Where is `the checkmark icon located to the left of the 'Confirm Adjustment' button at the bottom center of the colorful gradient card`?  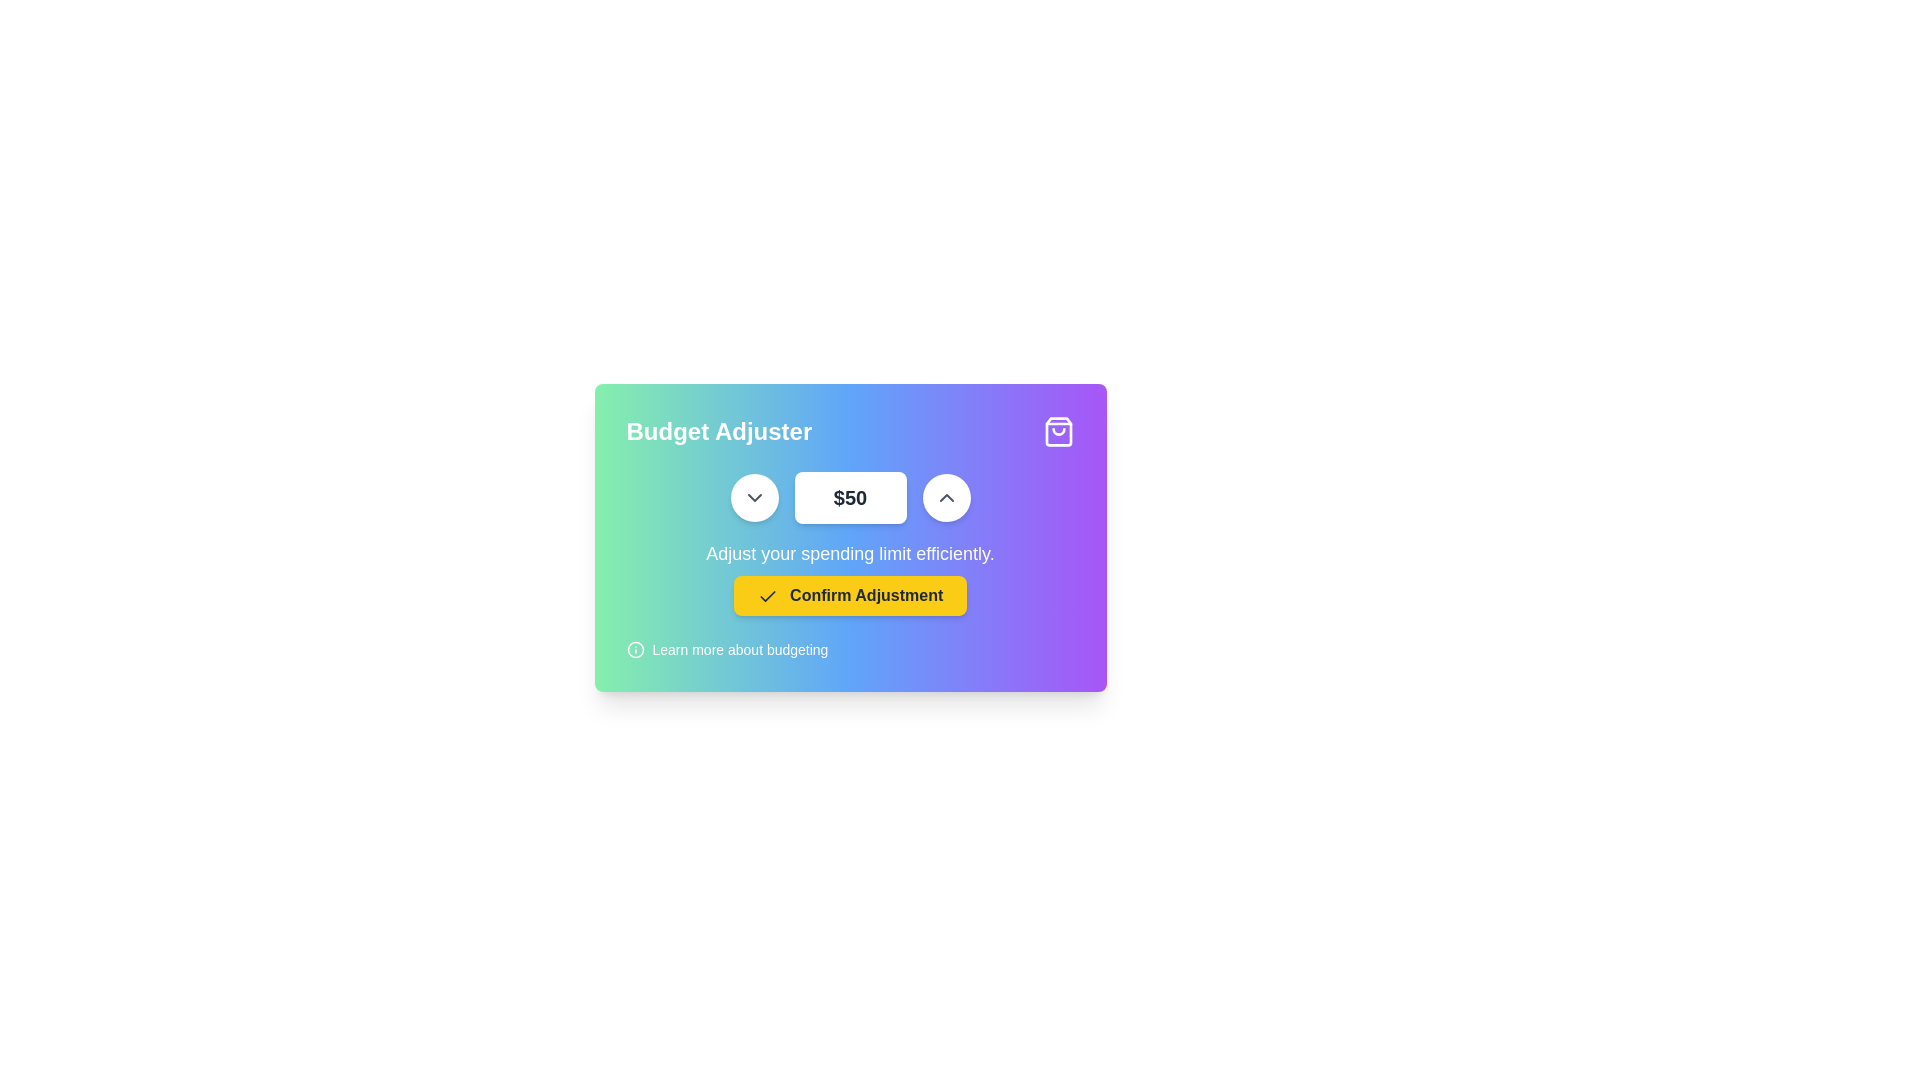
the checkmark icon located to the left of the 'Confirm Adjustment' button at the bottom center of the colorful gradient card is located at coordinates (766, 595).